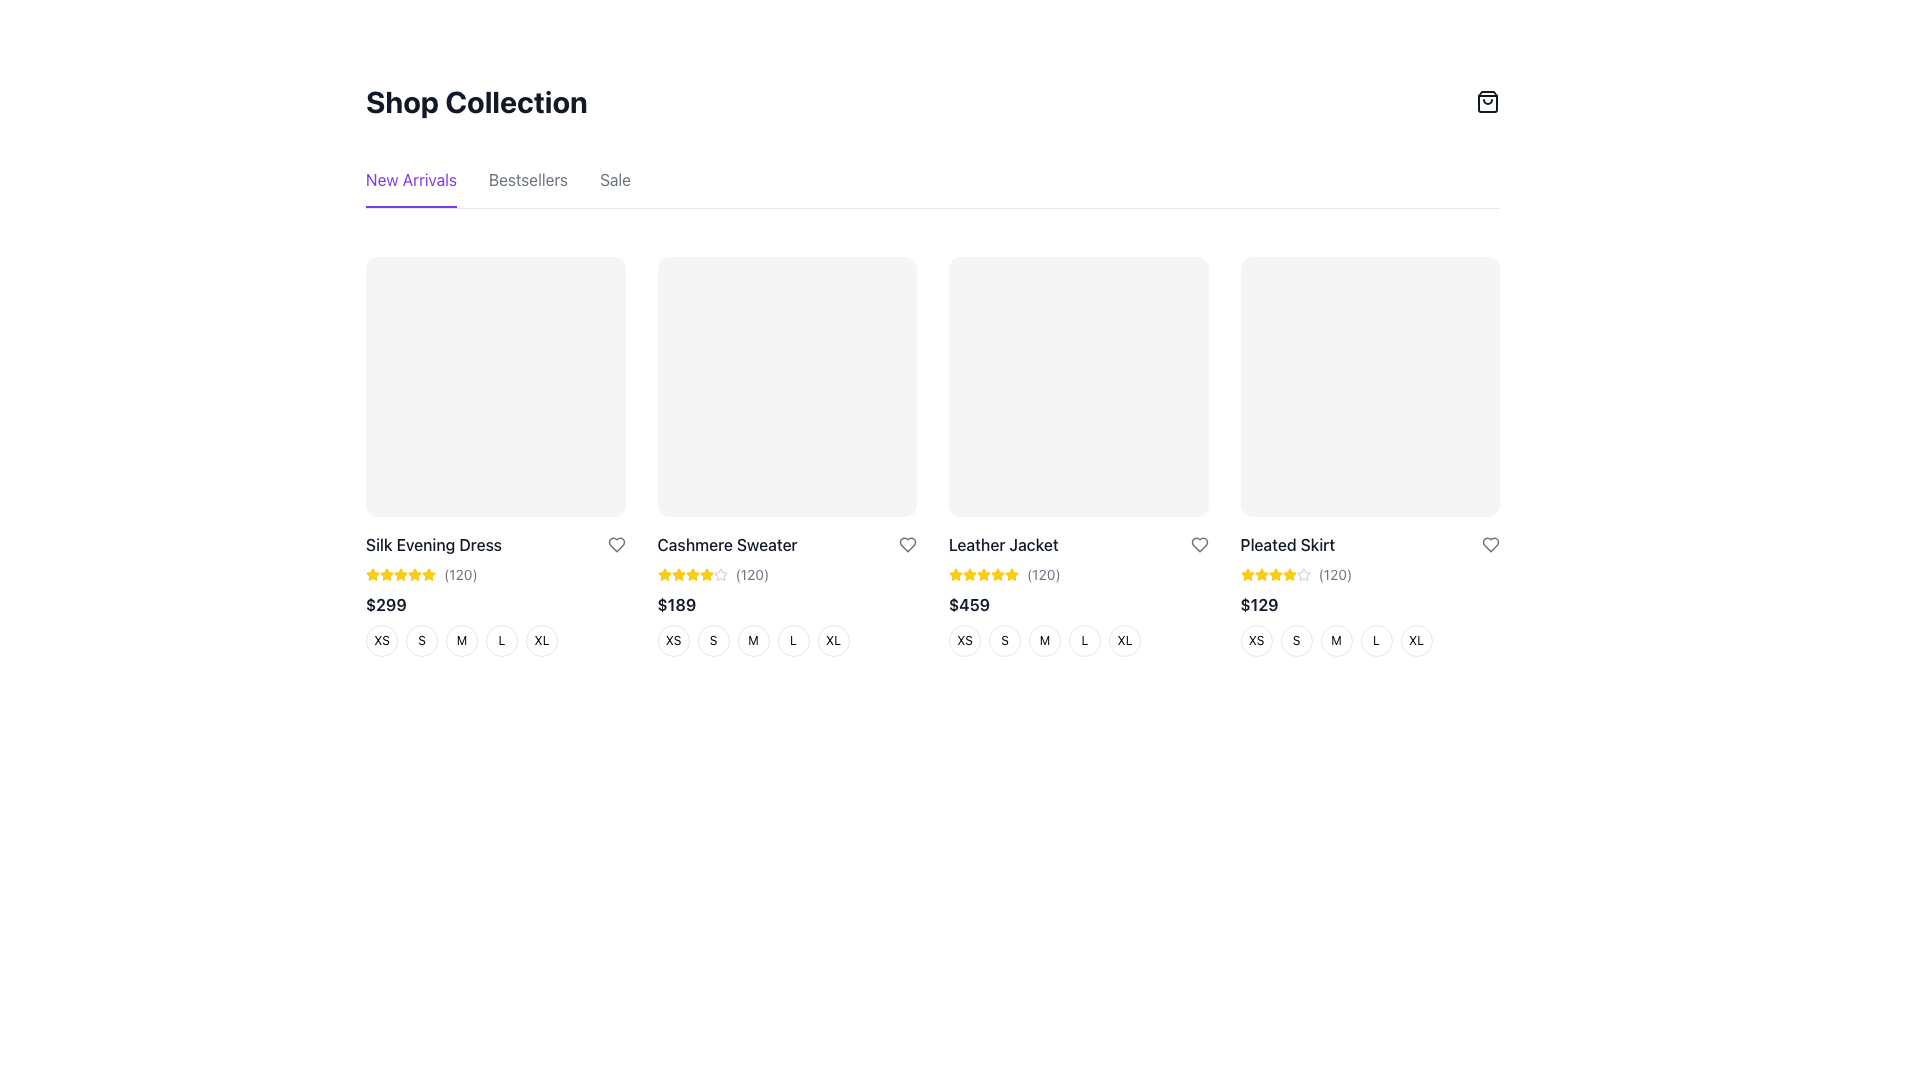 Image resolution: width=1920 pixels, height=1080 pixels. I want to click on the 'XS' size button located at the bottom of the 'Pleated Skirt' product card, so click(1255, 640).